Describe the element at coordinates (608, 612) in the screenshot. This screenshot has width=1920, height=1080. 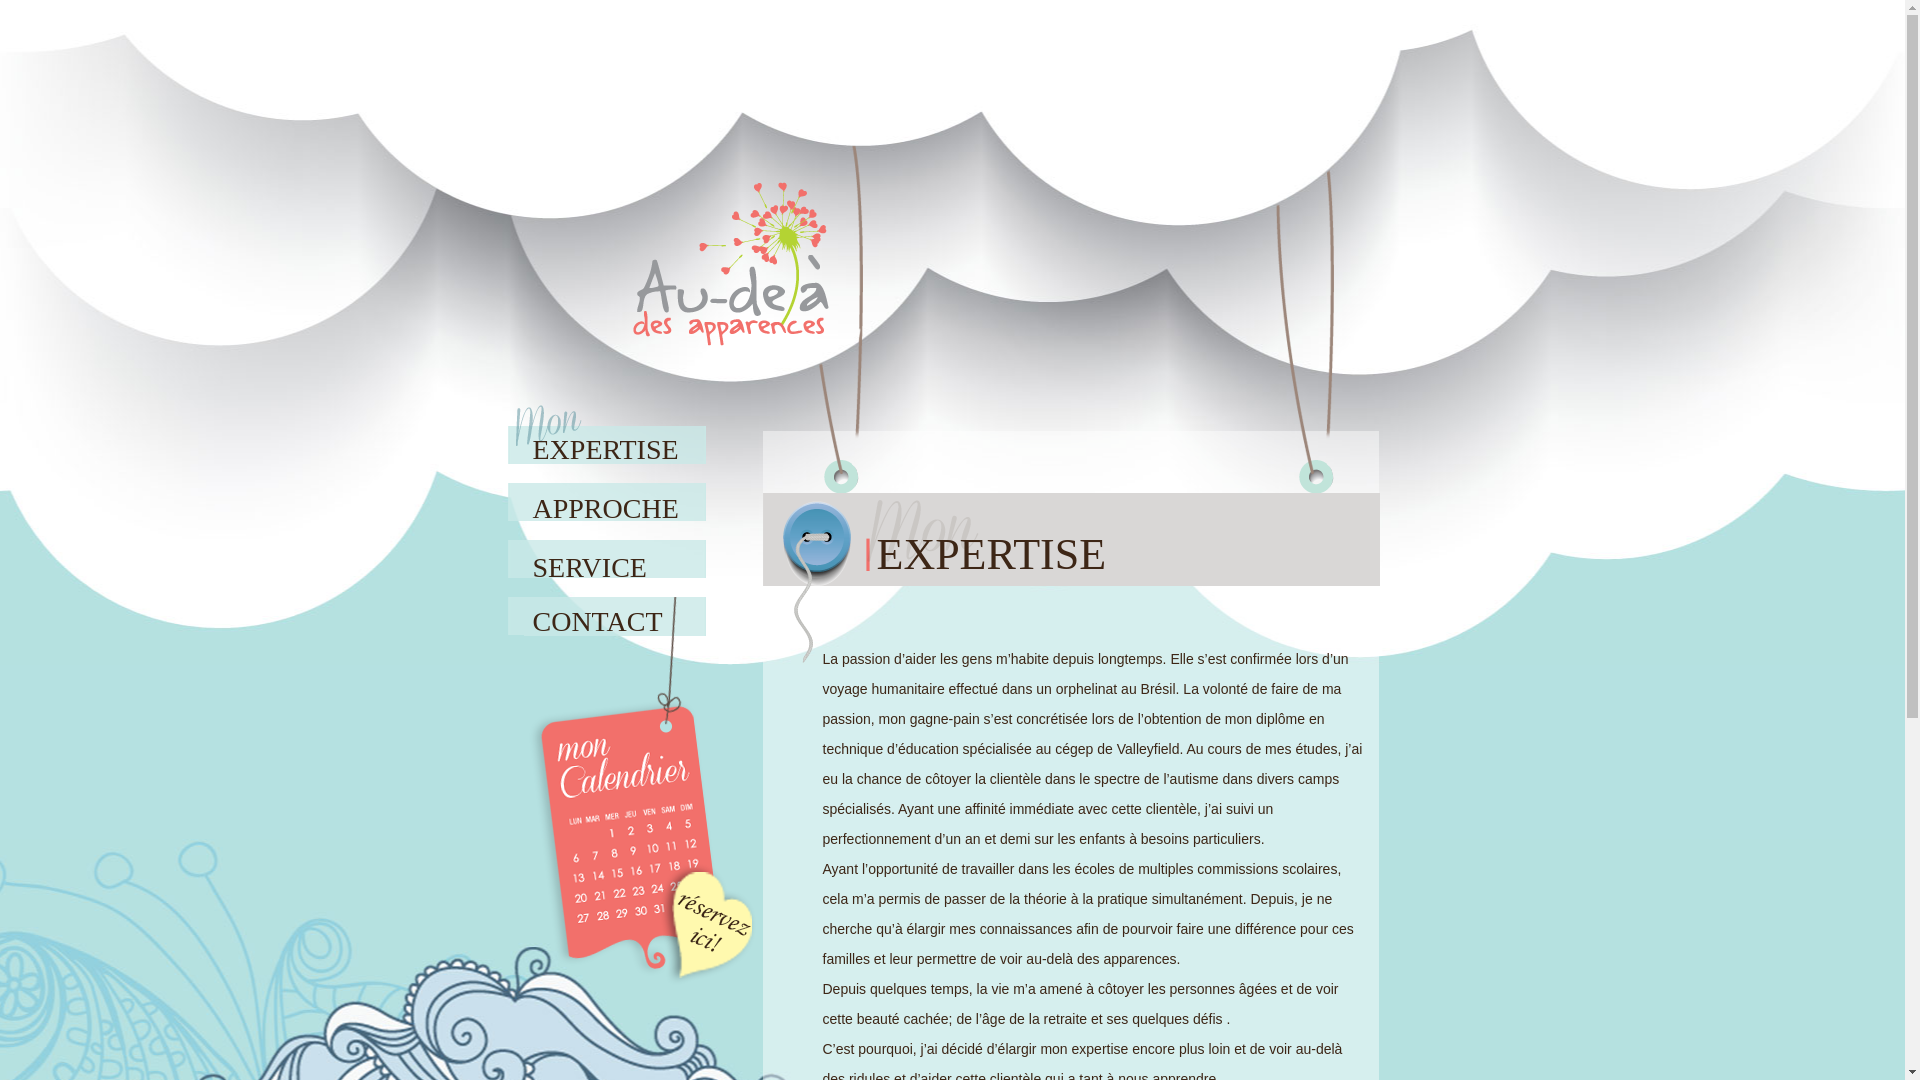
I see `'CONTACT'` at that location.